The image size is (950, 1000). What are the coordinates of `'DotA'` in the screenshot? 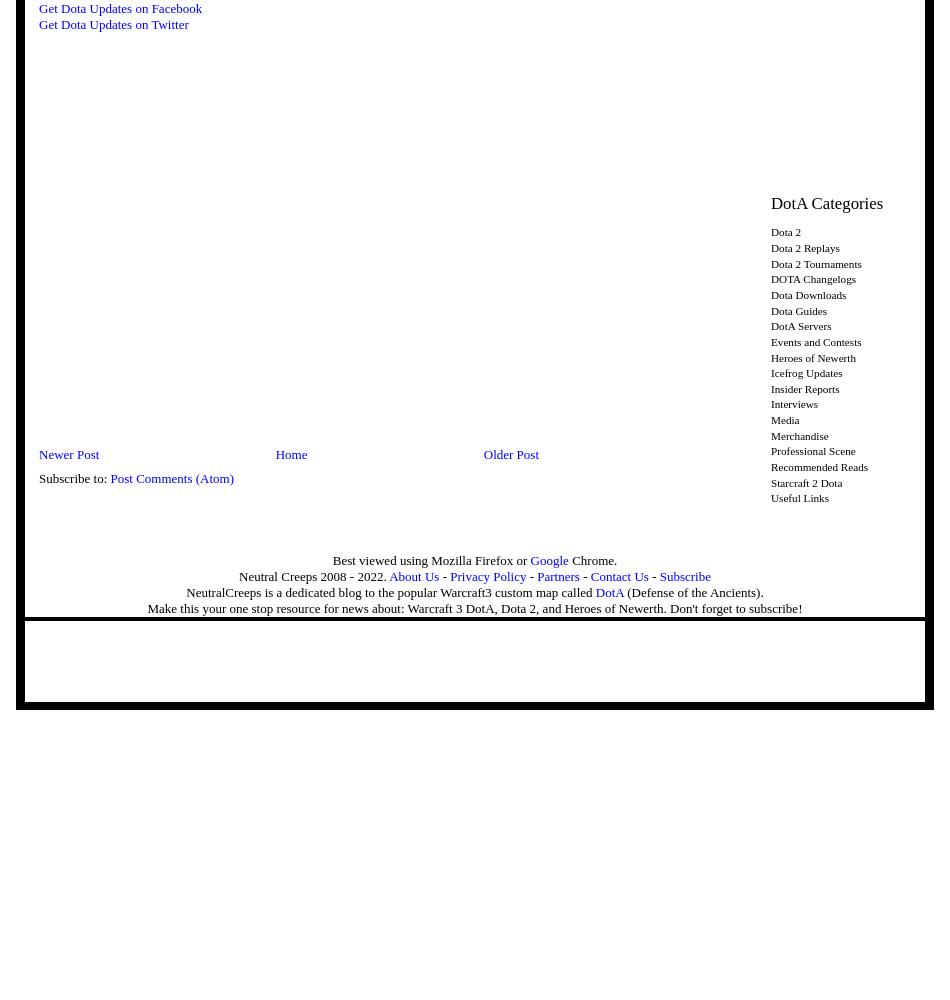 It's located at (609, 590).